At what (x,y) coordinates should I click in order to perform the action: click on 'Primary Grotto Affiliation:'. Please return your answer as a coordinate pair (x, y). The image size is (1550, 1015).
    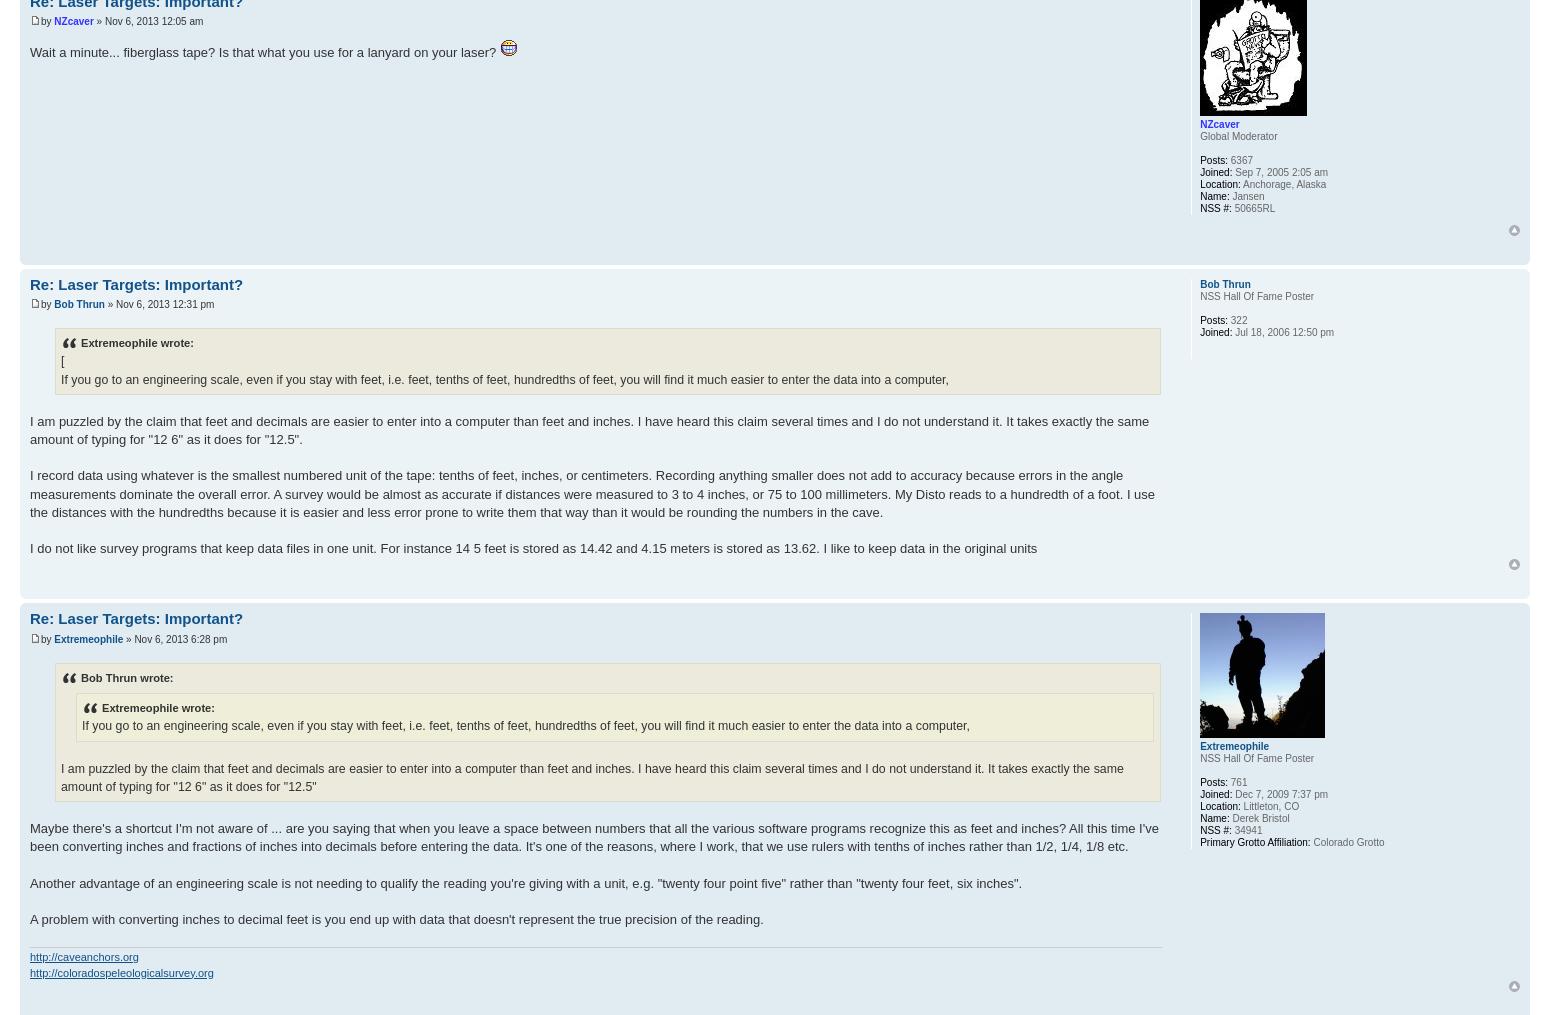
    Looking at the image, I should click on (1254, 842).